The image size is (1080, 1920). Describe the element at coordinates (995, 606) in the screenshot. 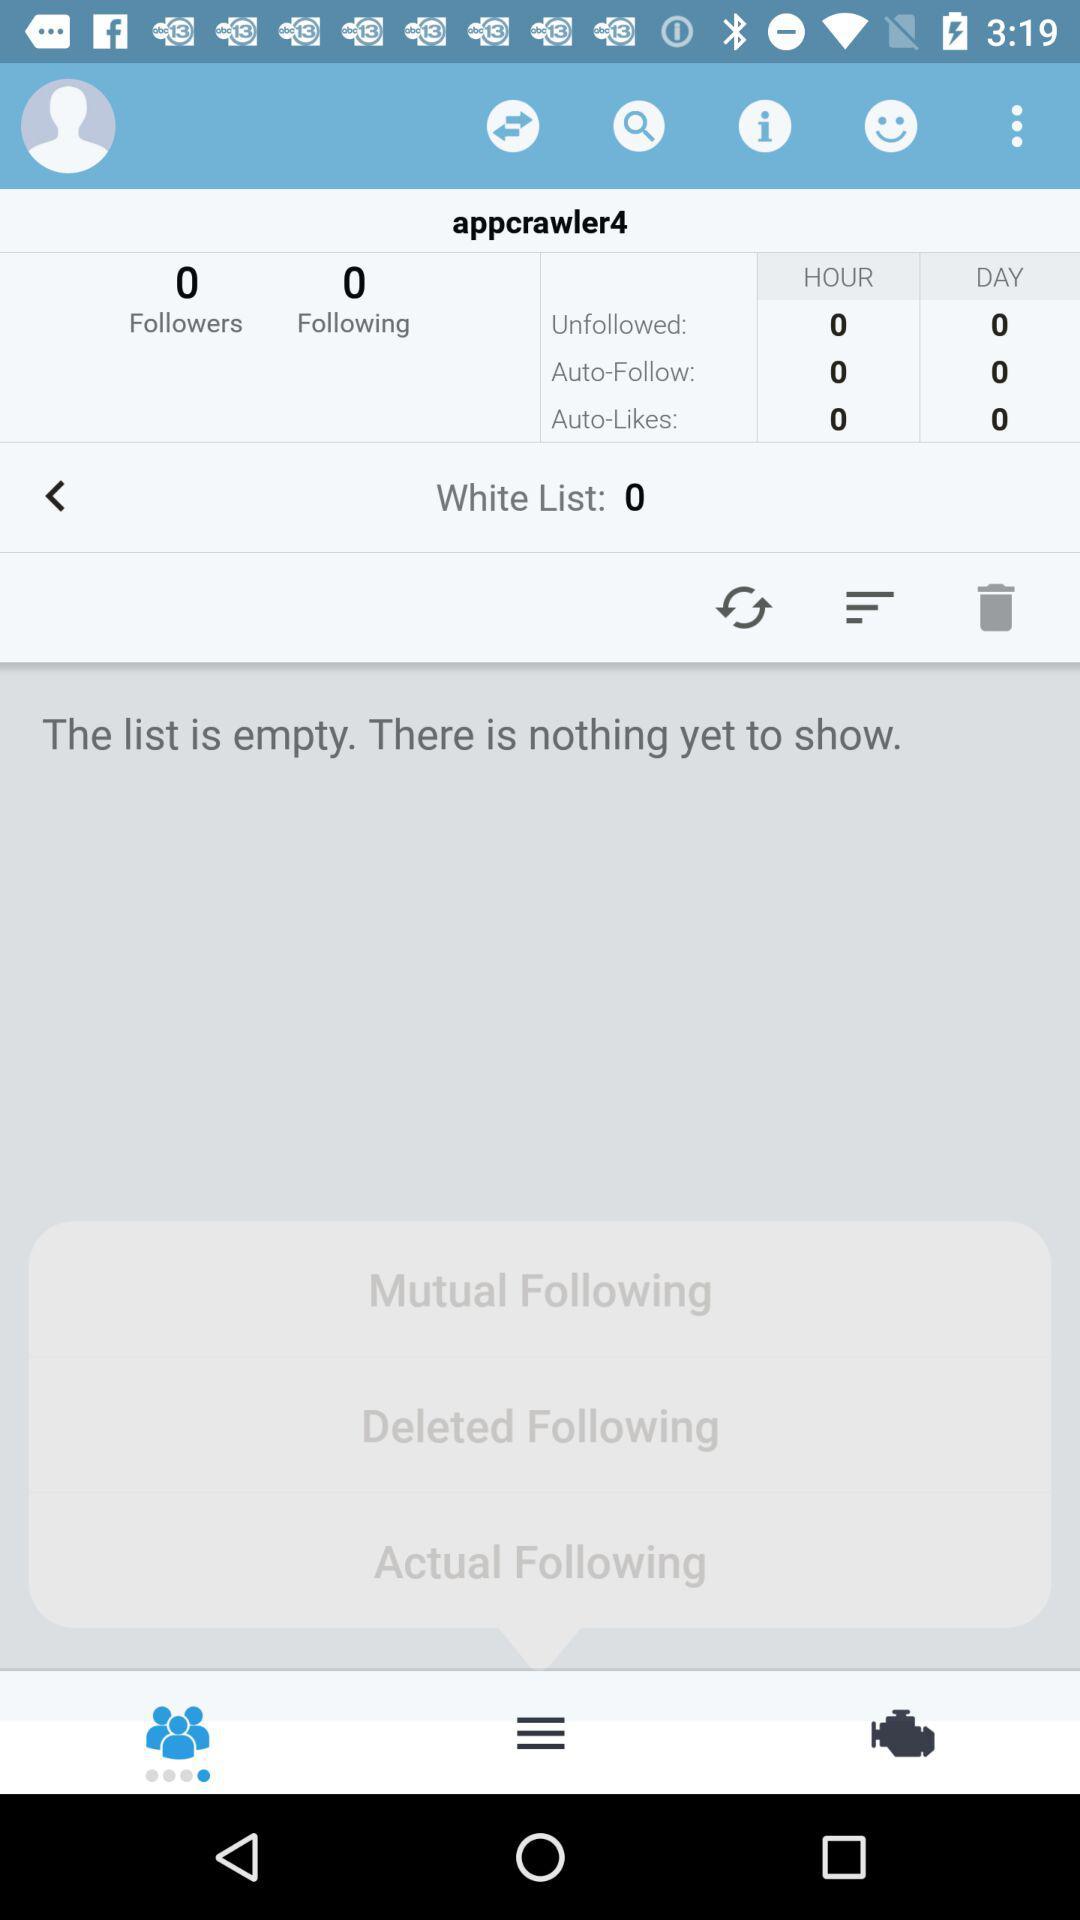

I see `the delete icon` at that location.